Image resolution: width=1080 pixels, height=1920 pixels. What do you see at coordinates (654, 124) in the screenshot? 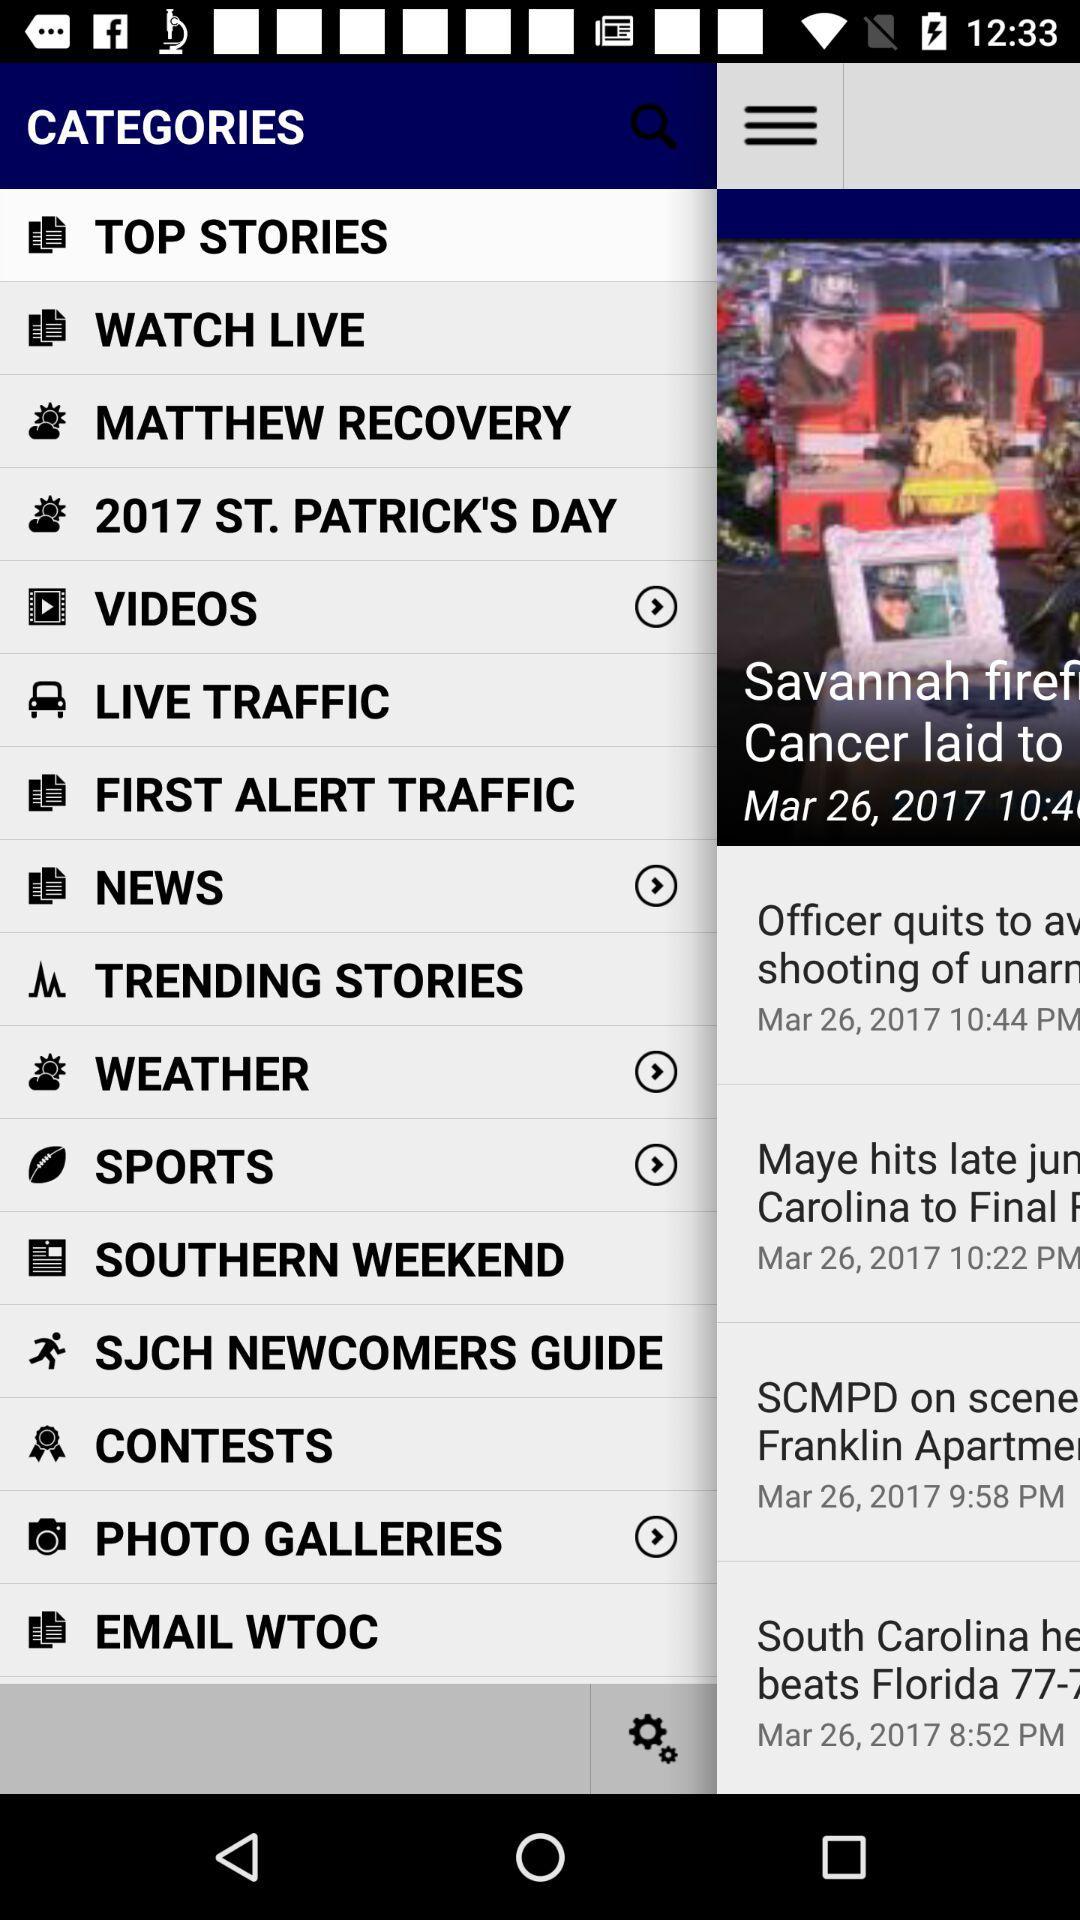
I see `the search icon` at bounding box center [654, 124].